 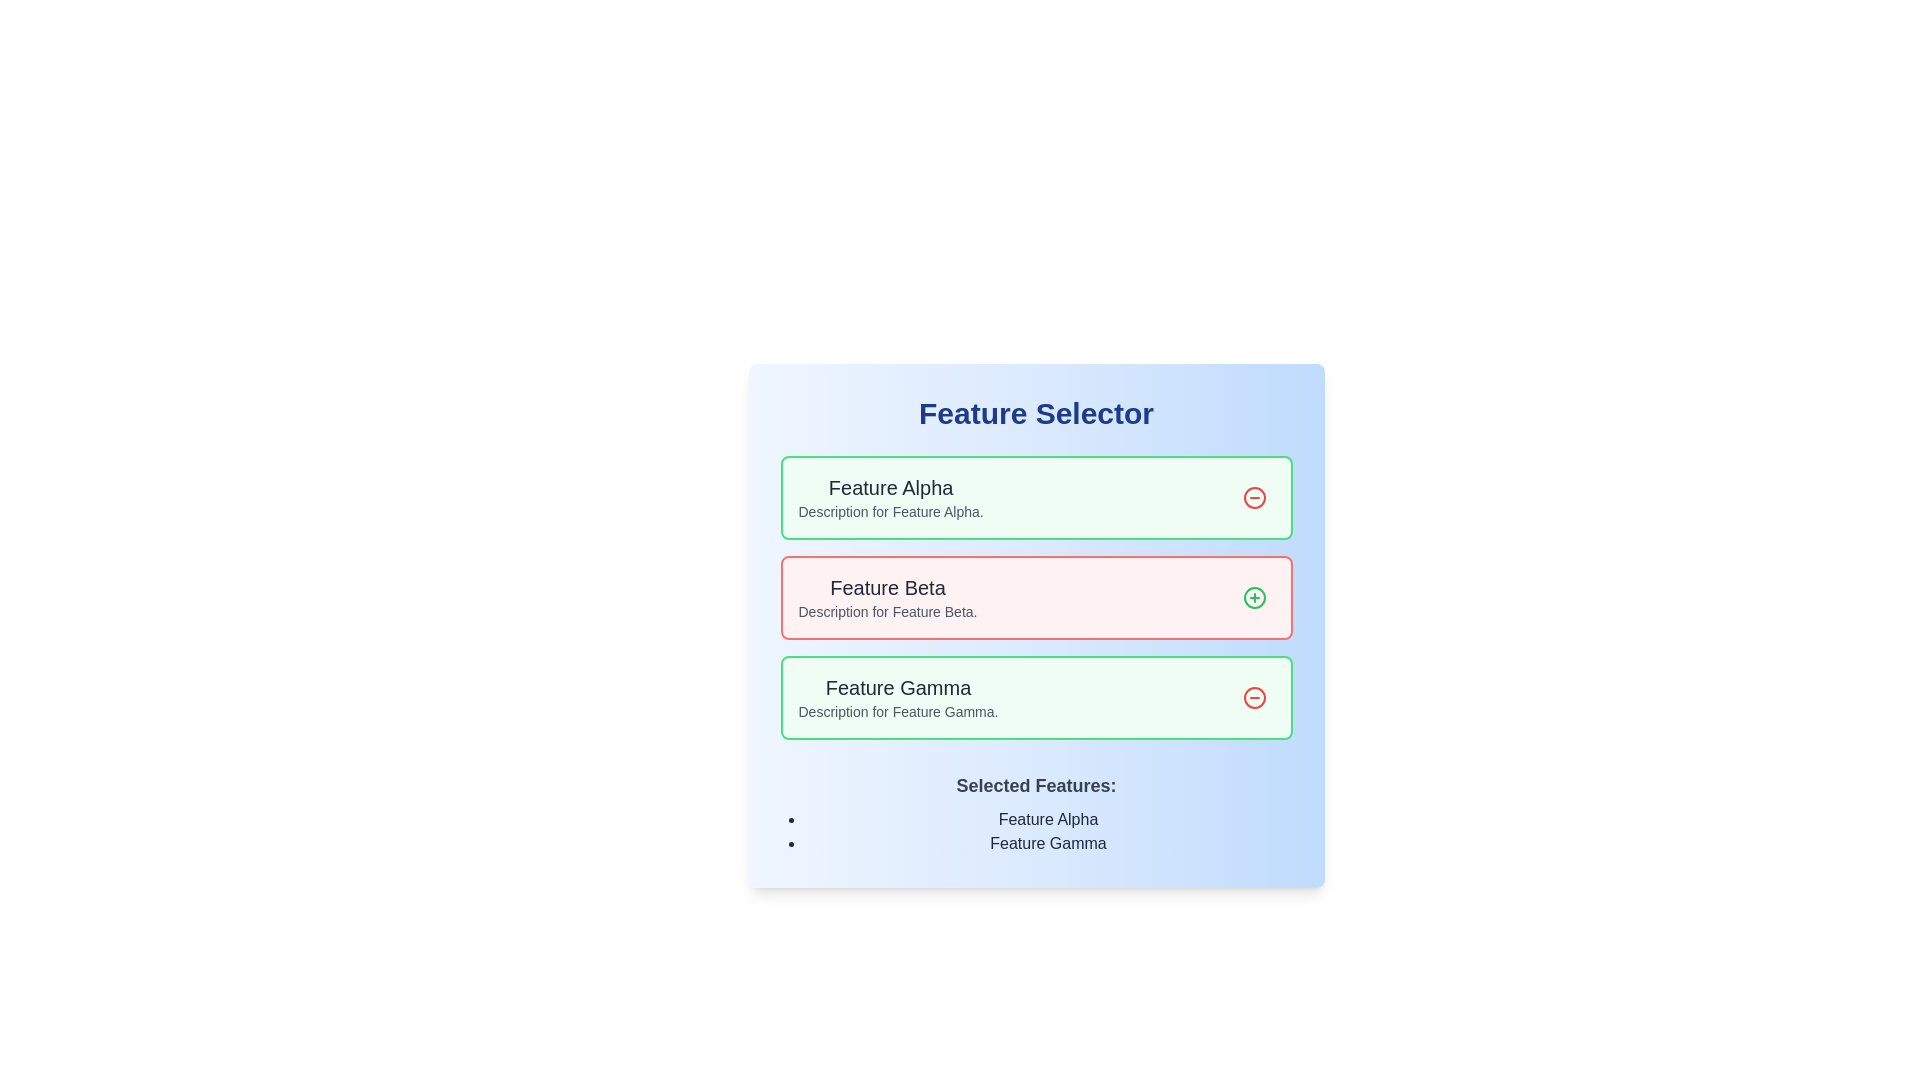 What do you see at coordinates (887, 611) in the screenshot?
I see `the informational text element located below the 'Feature Beta' title, which provides additional information about the feature` at bounding box center [887, 611].